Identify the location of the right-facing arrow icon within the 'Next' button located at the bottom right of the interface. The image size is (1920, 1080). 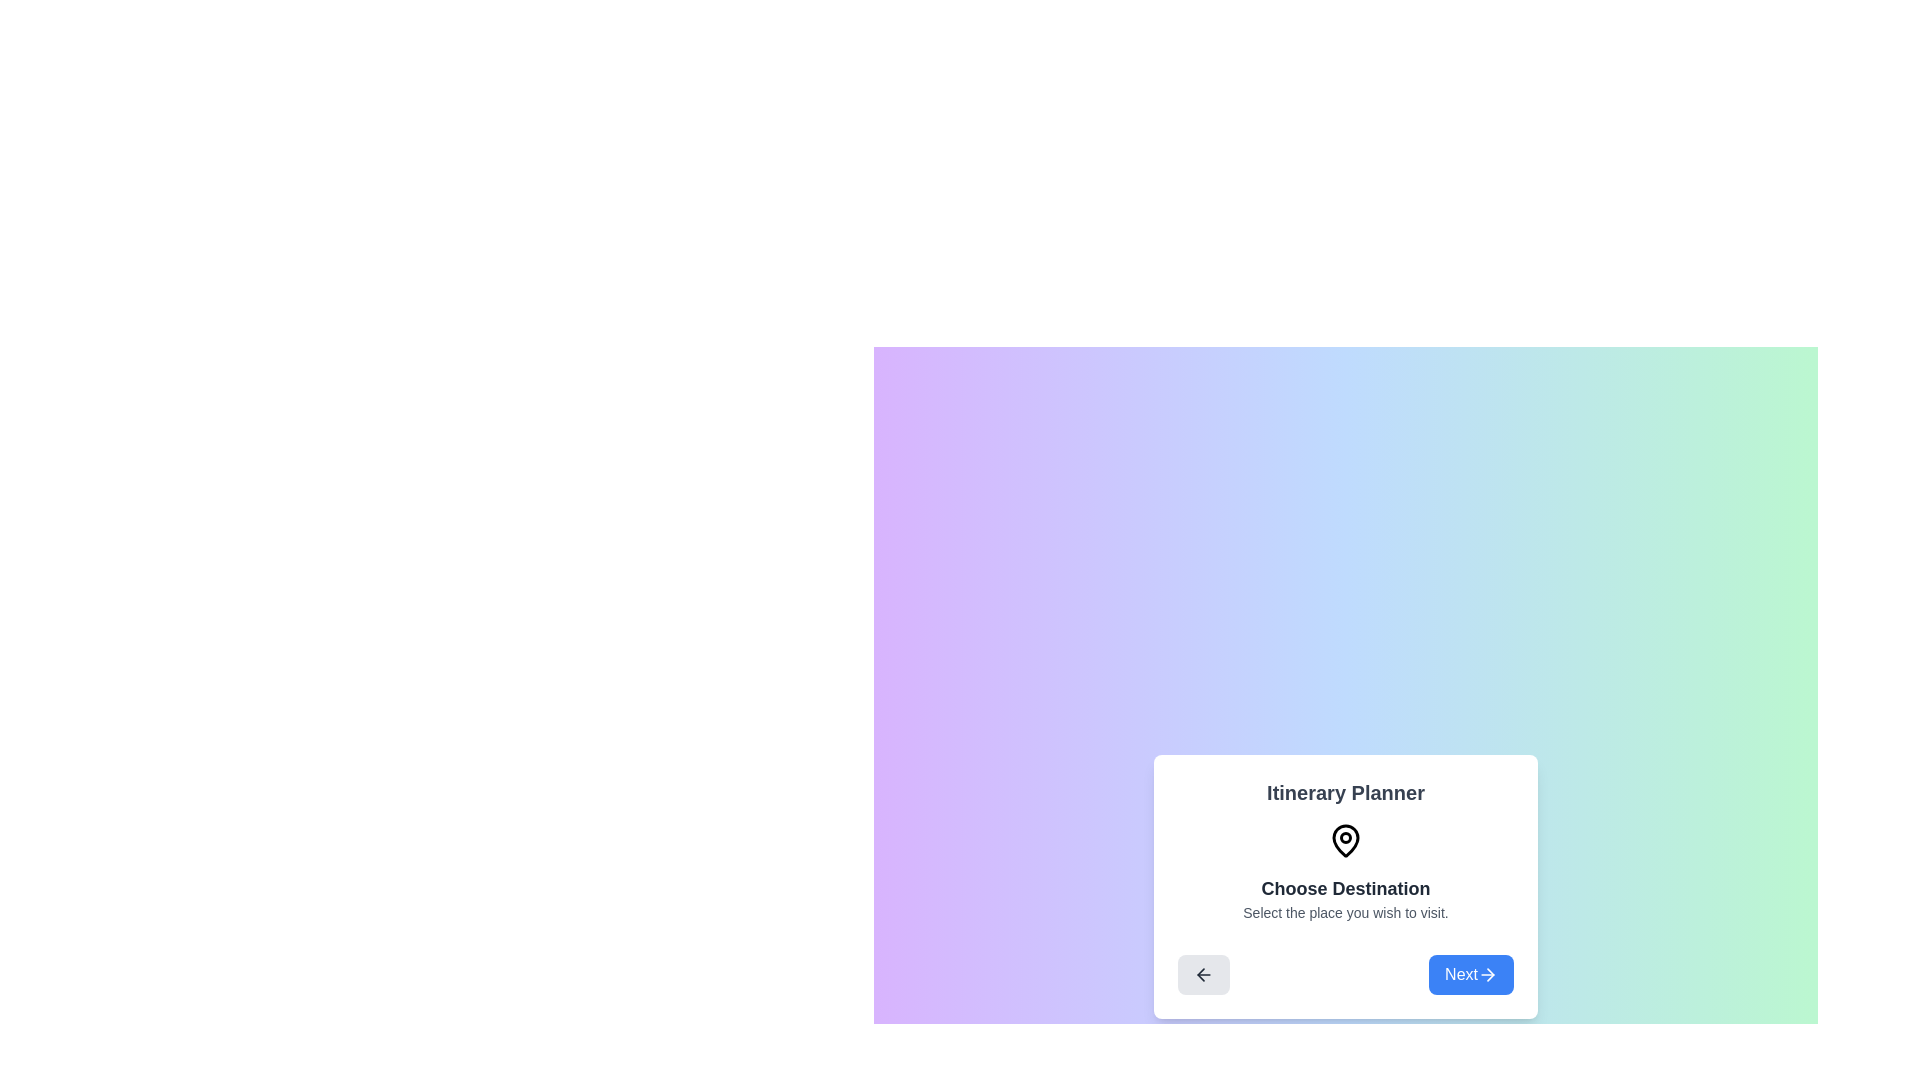
(1490, 974).